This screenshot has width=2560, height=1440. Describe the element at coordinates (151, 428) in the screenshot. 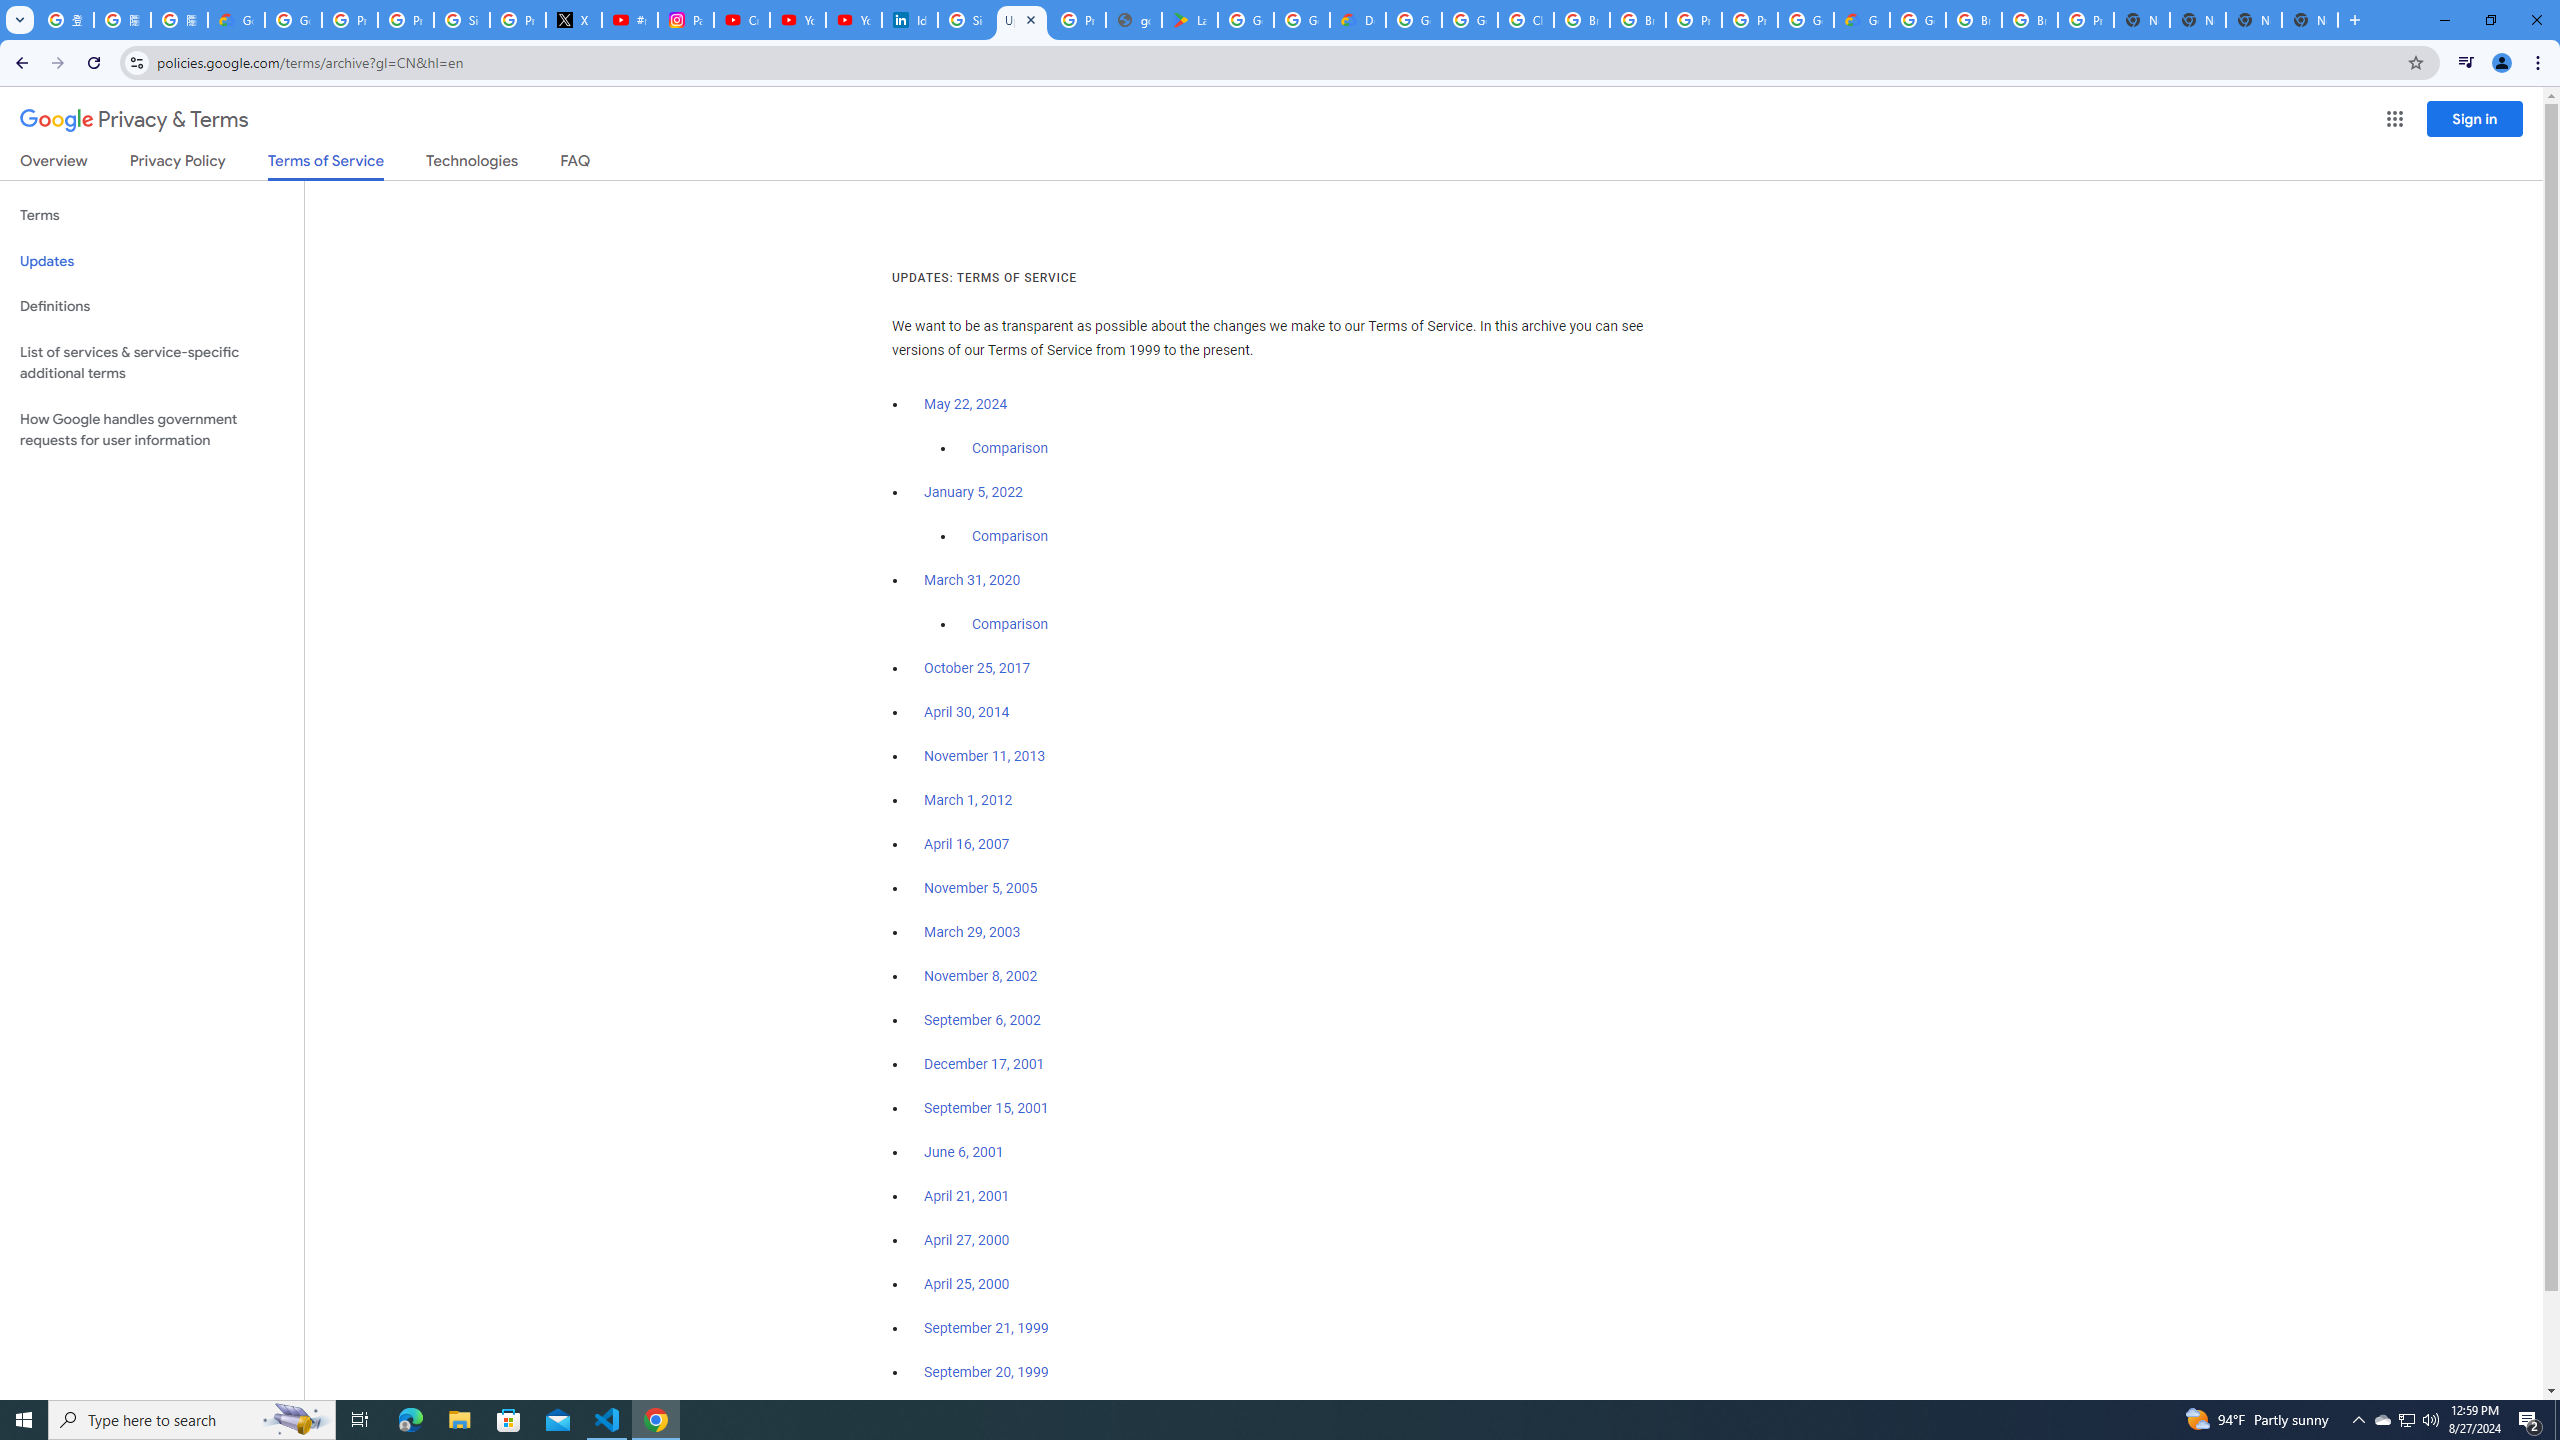

I see `'How Google handles government requests for user information'` at that location.